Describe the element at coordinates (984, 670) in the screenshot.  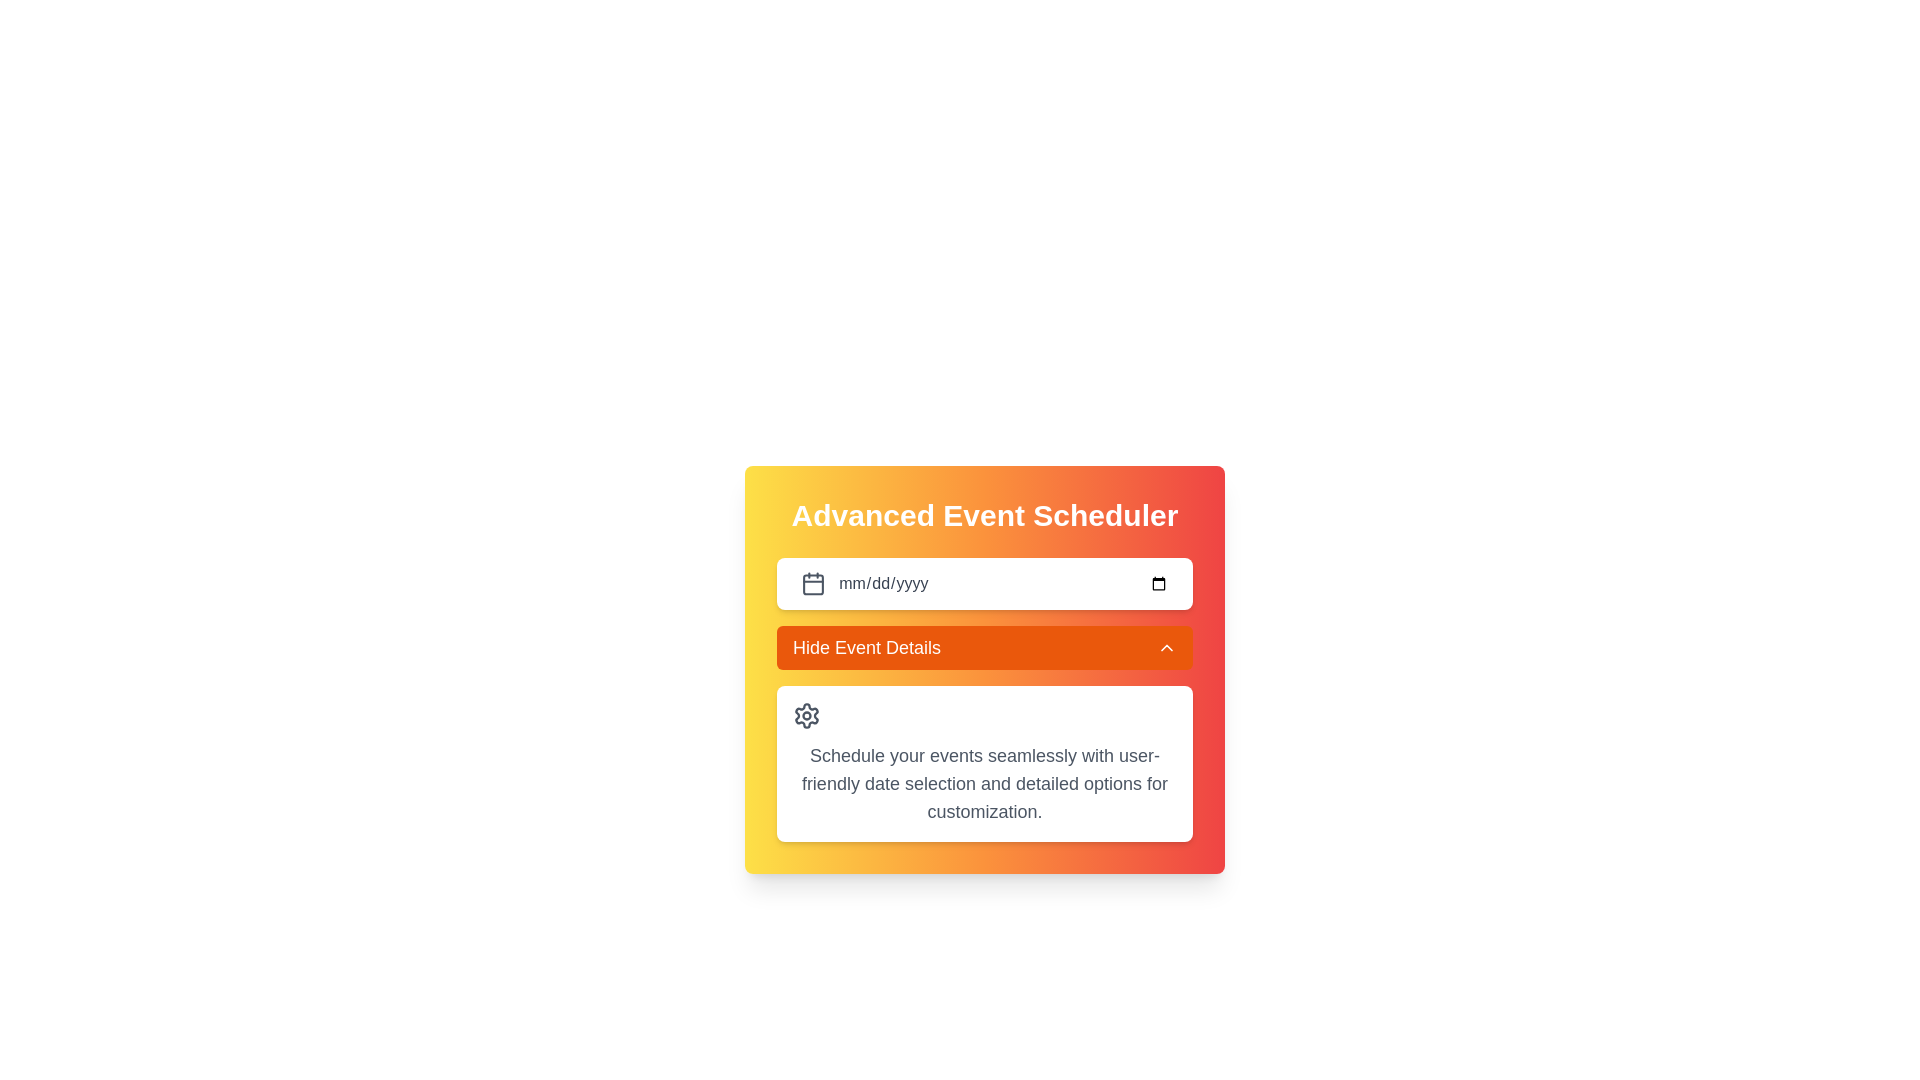
I see `the Interactive Card Component that highlights the advanced event scheduling feature, which is centrally placed among similar styled cards in the fixed panel` at that location.